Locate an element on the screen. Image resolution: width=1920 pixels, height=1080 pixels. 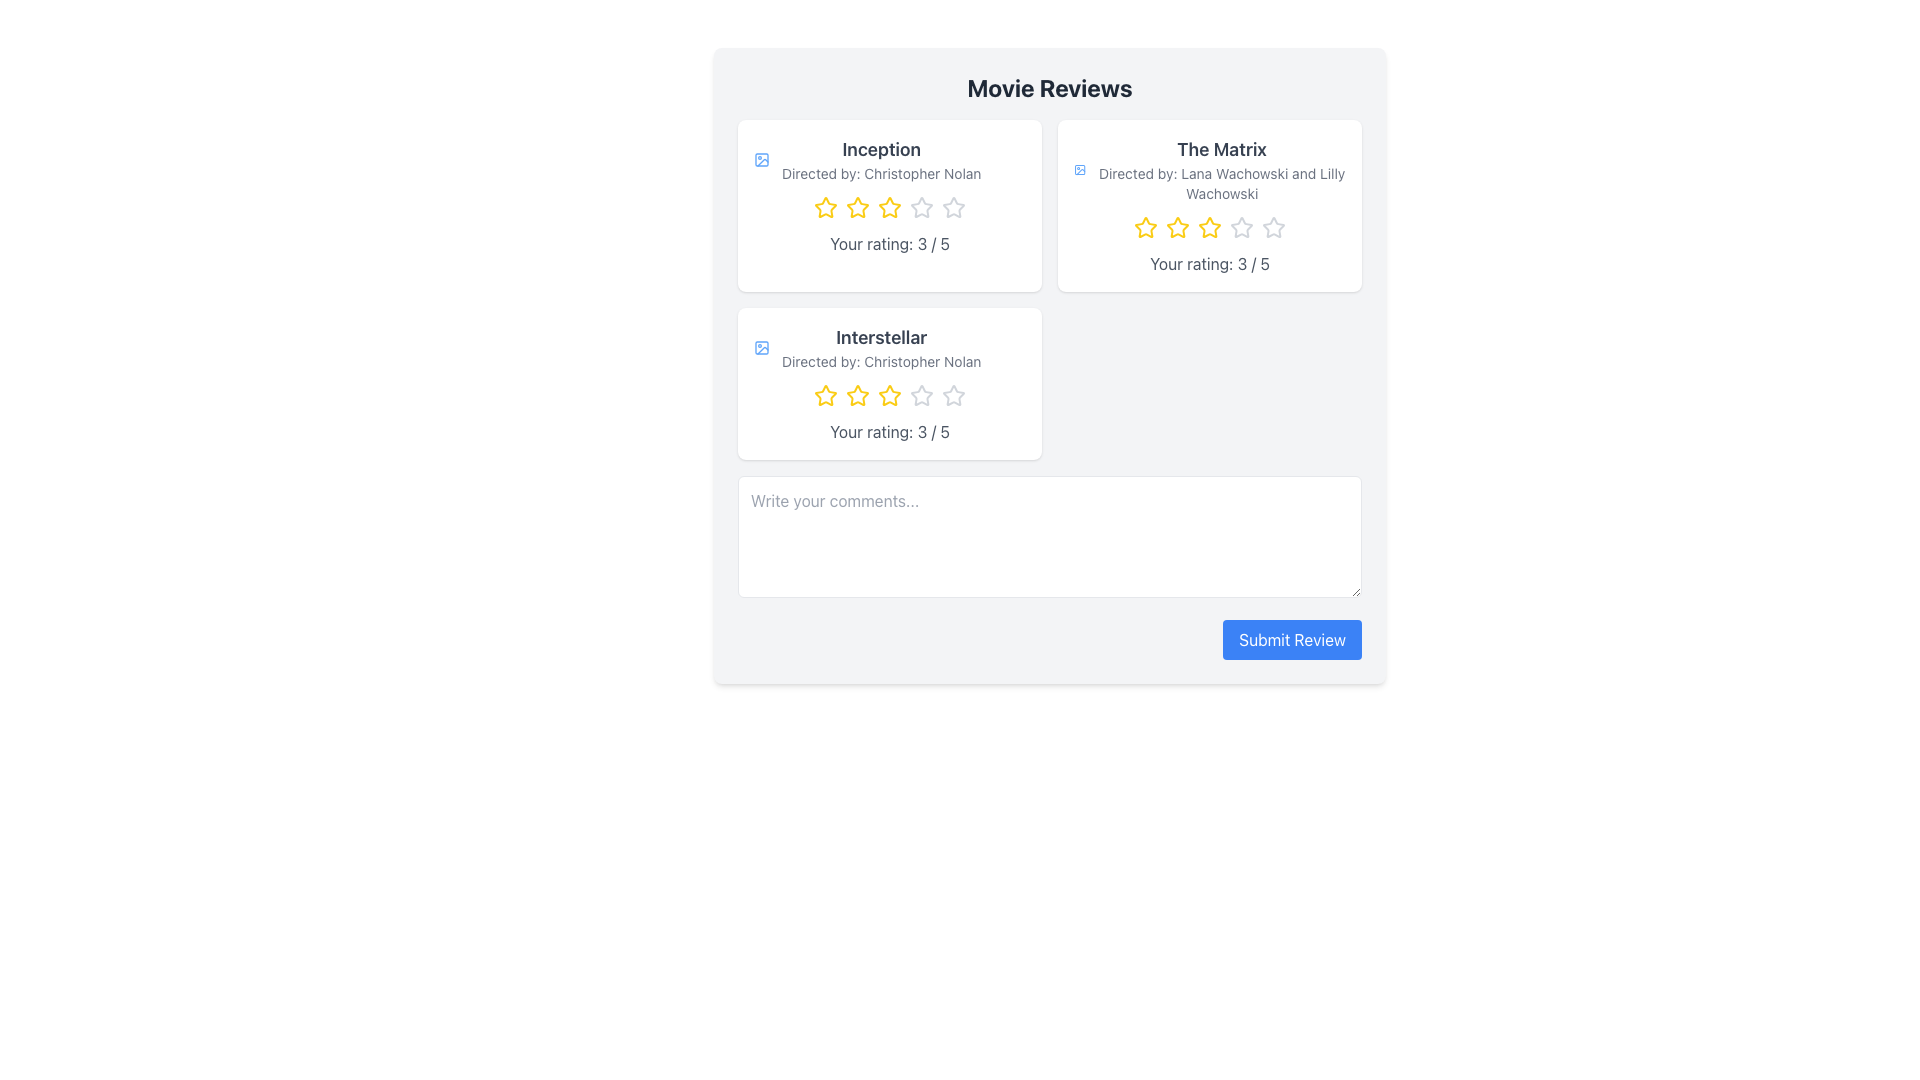
the text element displaying the director's name located below the title 'Interstellar' in the review card is located at coordinates (880, 362).